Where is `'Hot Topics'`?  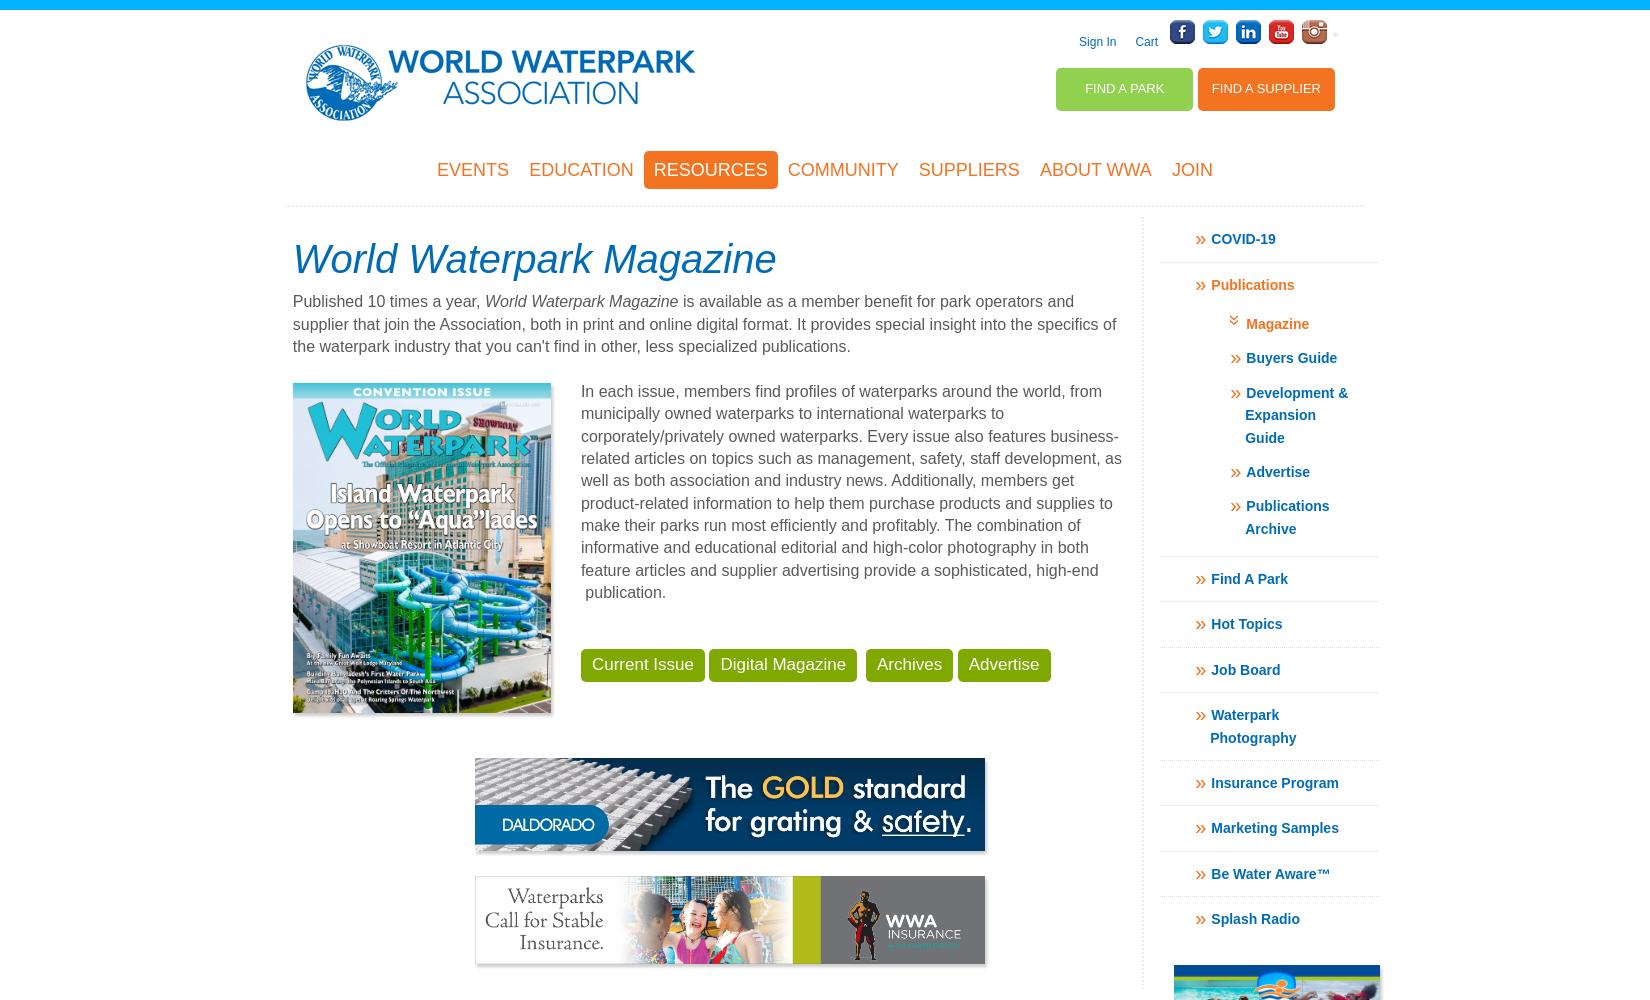
'Hot Topics' is located at coordinates (1245, 623).